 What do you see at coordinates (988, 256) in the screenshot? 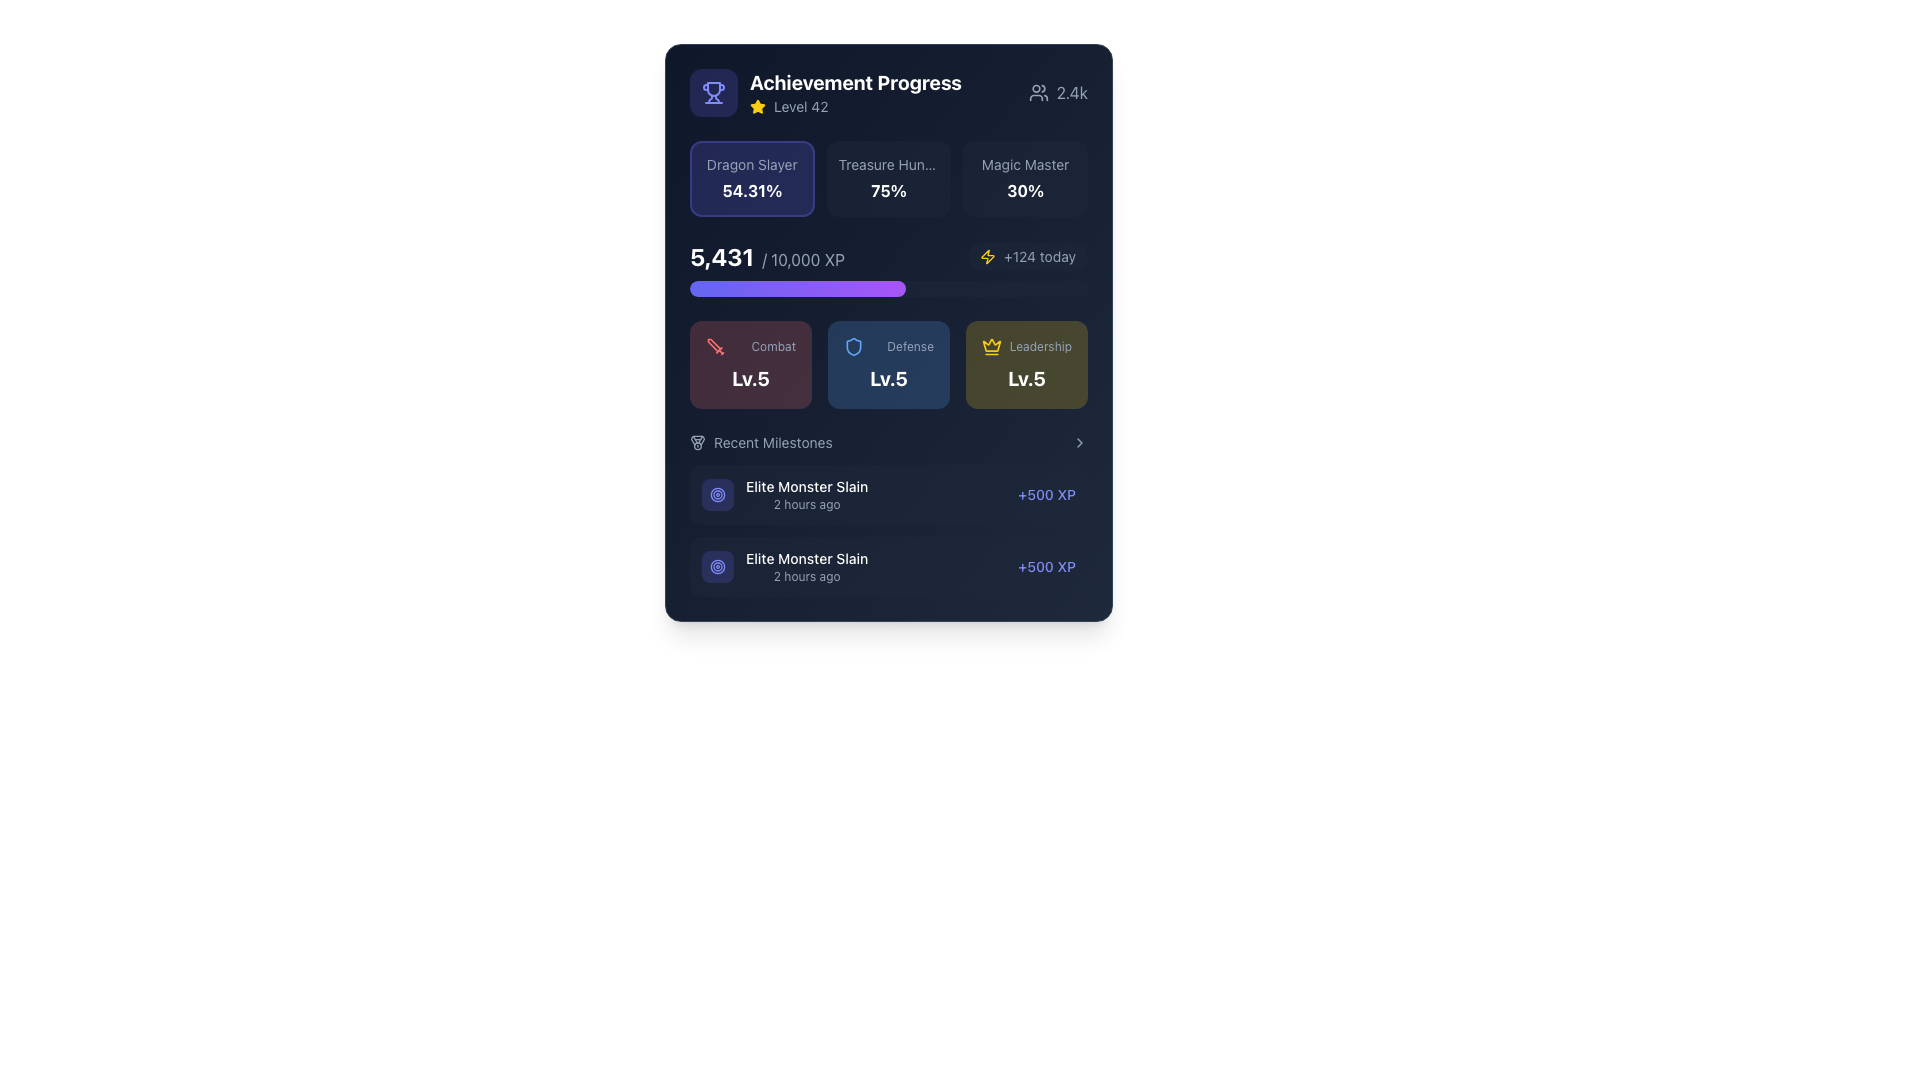
I see `the decorative Icon representing energy or activity, which is located to the immediate left of the '+124 today' text` at bounding box center [988, 256].